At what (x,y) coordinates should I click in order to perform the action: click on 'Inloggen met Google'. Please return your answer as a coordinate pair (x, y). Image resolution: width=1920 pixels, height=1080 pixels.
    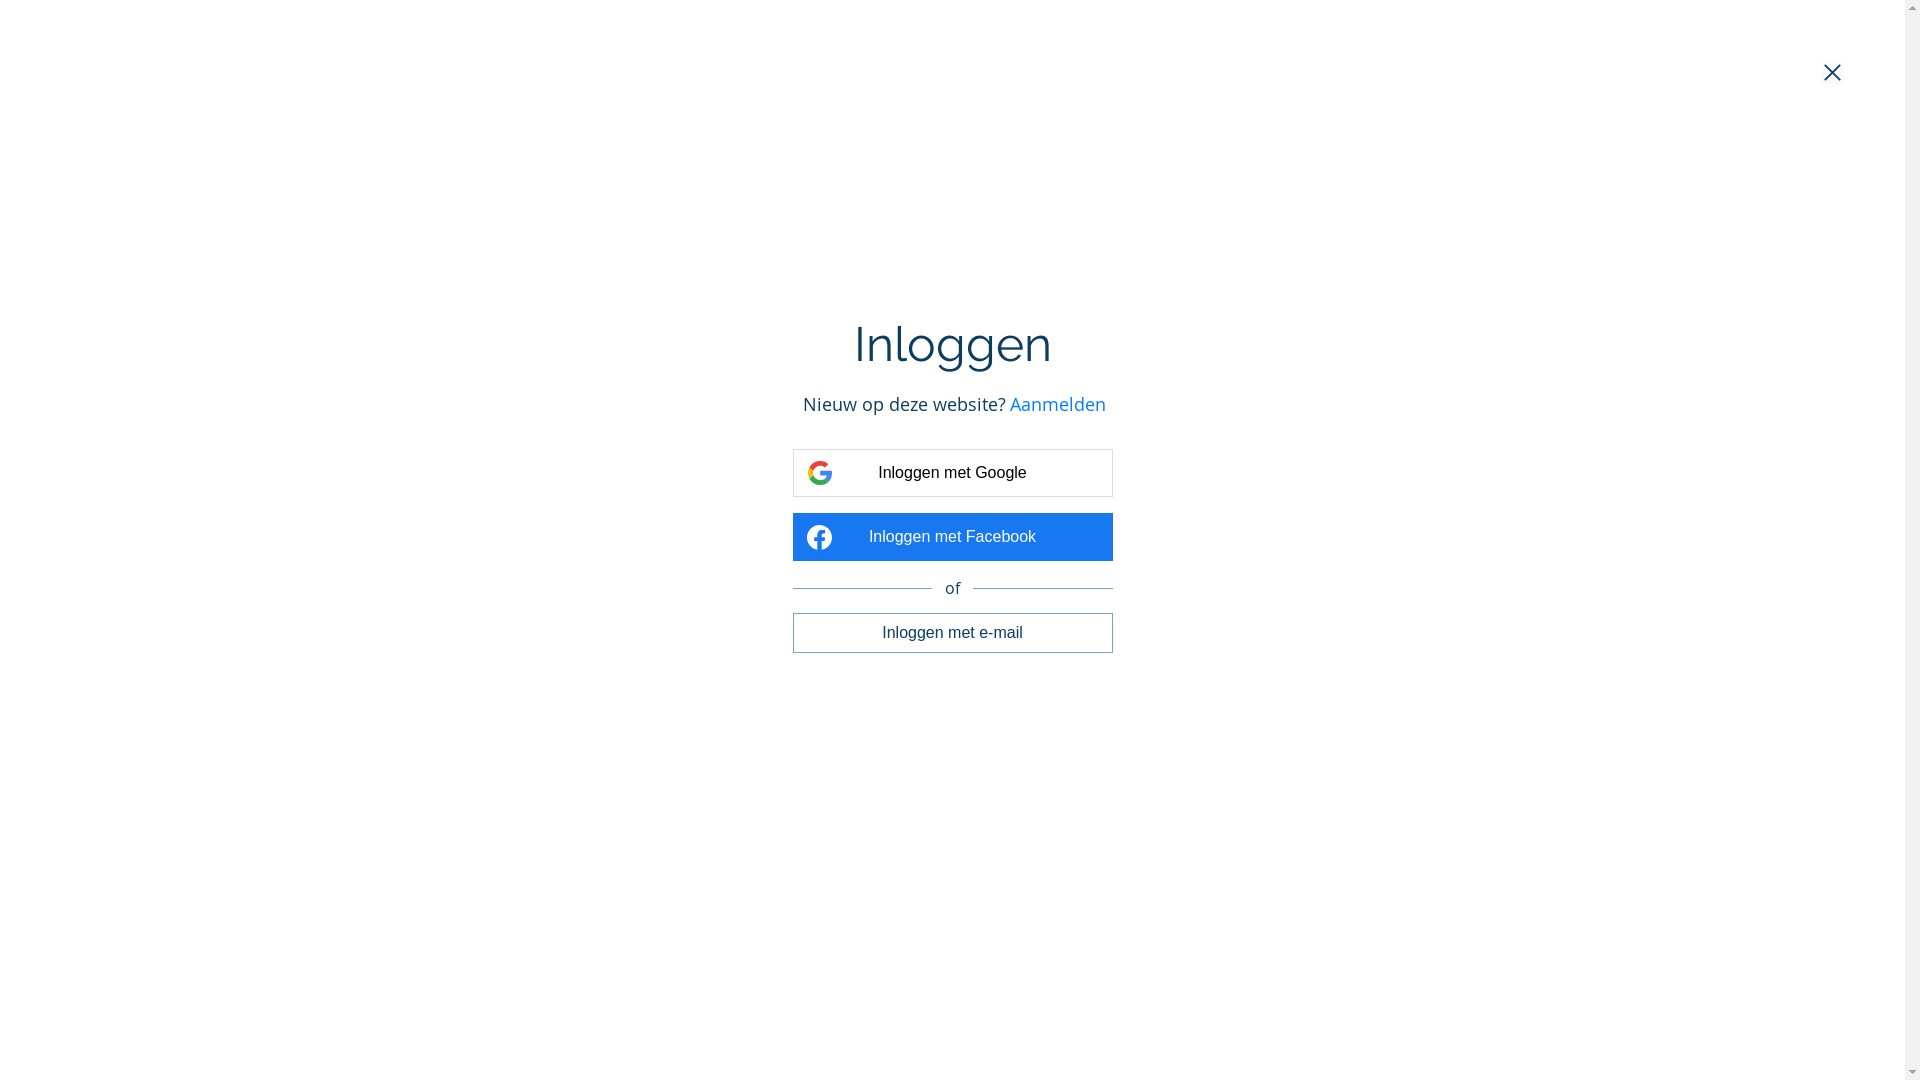
    Looking at the image, I should click on (950, 473).